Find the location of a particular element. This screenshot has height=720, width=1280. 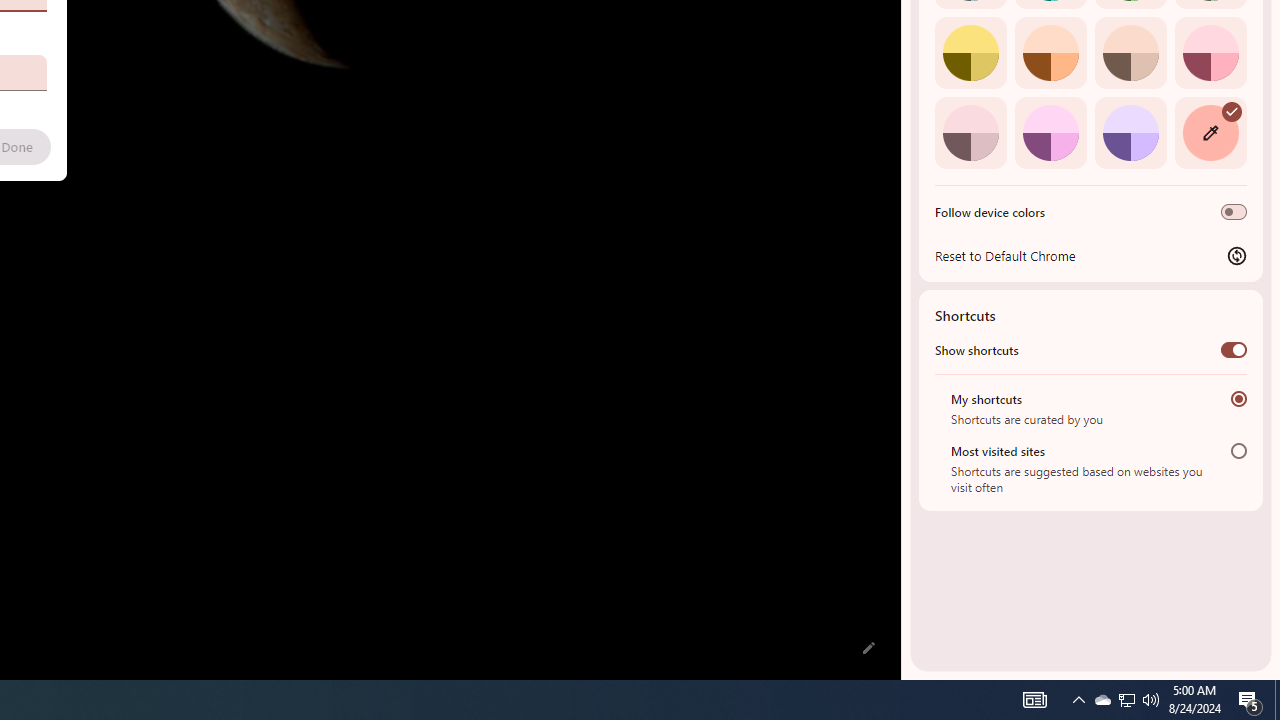

'Citron' is located at coordinates (970, 51).